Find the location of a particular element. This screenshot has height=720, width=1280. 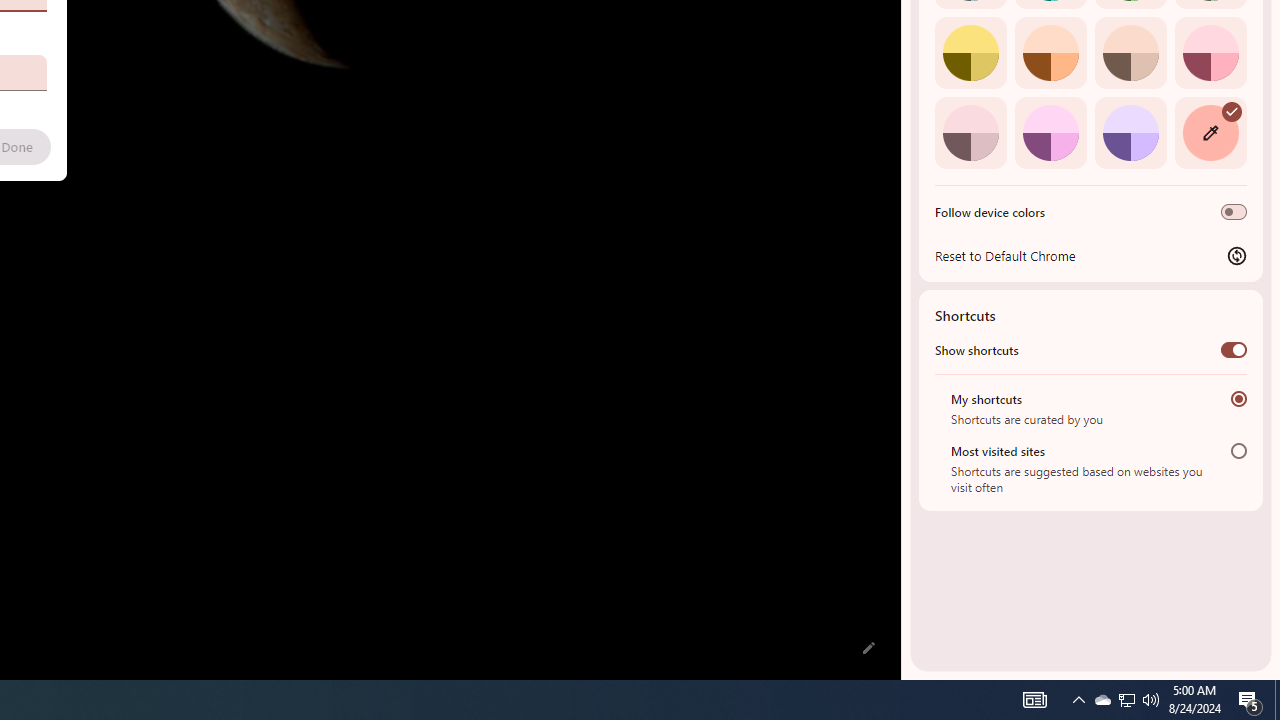

'Citron' is located at coordinates (970, 51).